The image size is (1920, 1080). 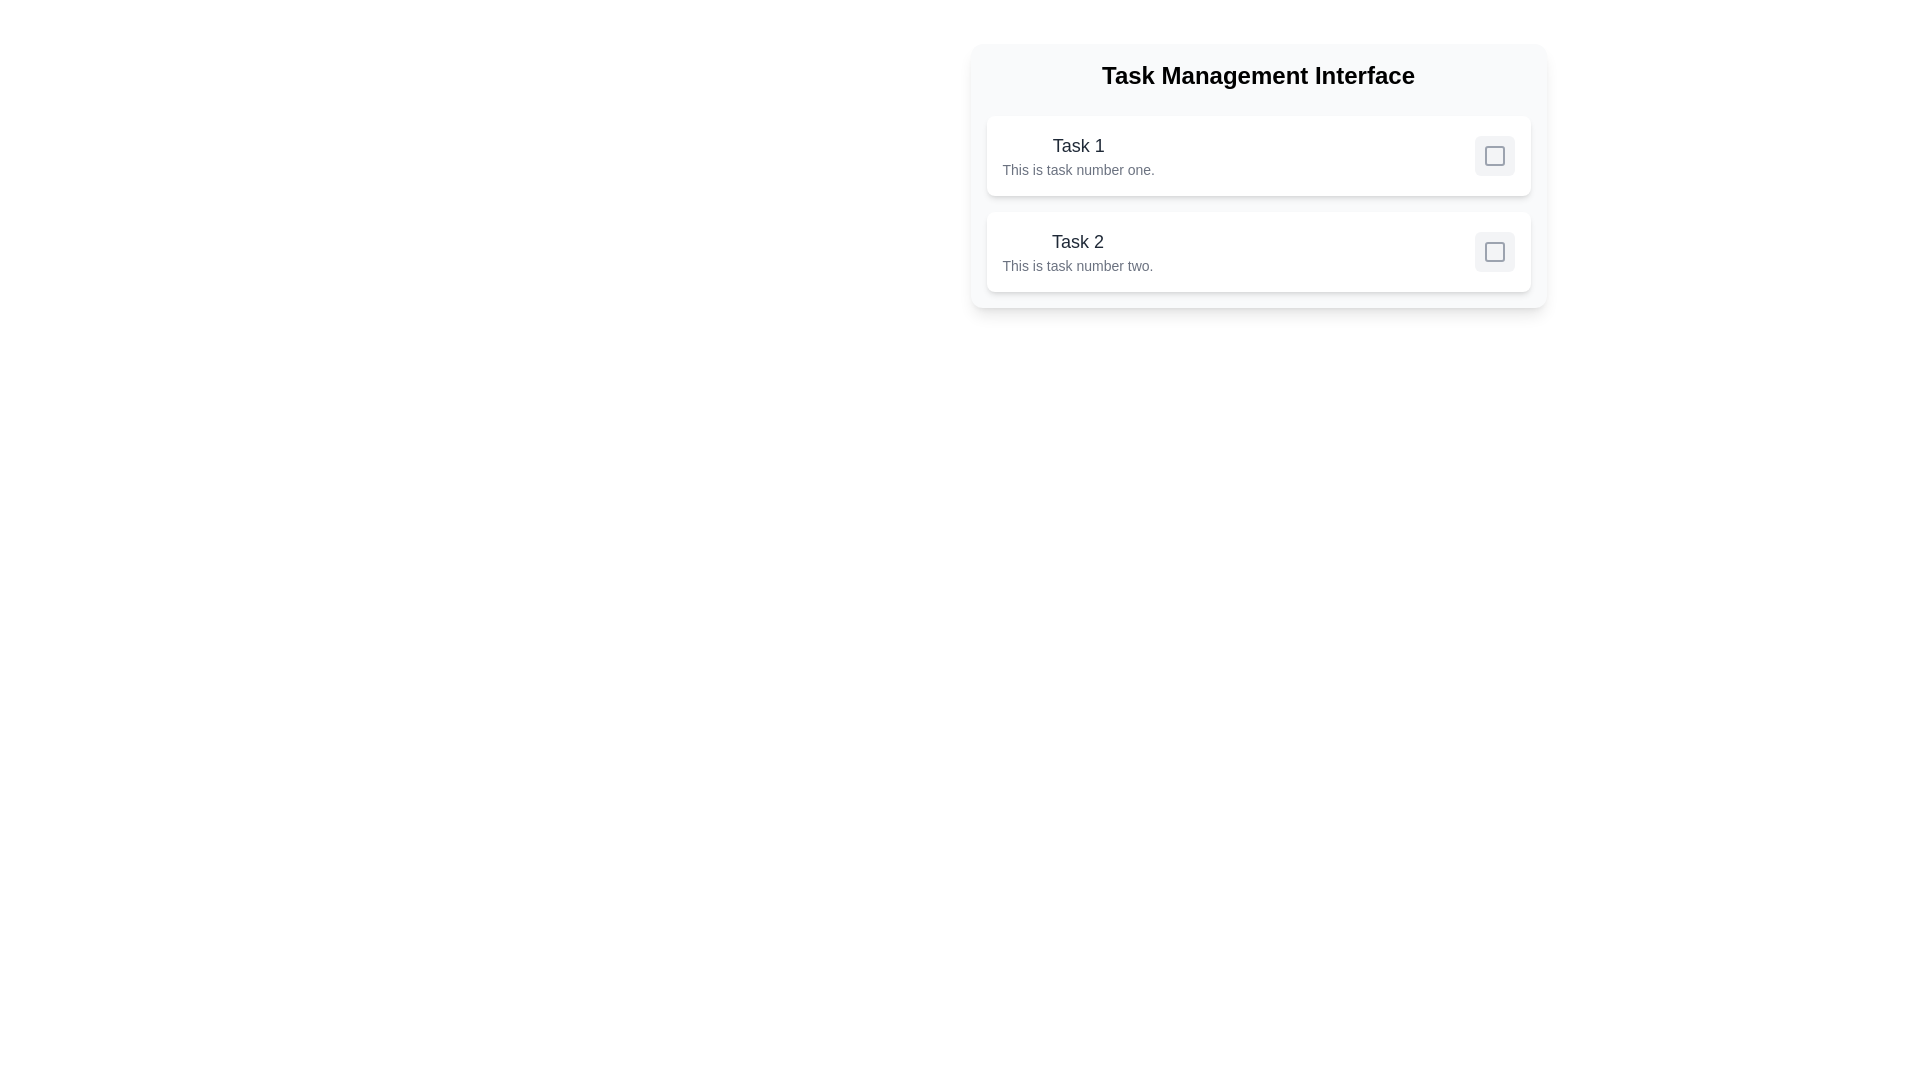 What do you see at coordinates (1077, 154) in the screenshot?
I see `the Text display element that provides a descriptive title and summary for the task in the task management interface to use this text as a reference for performing further tasks` at bounding box center [1077, 154].